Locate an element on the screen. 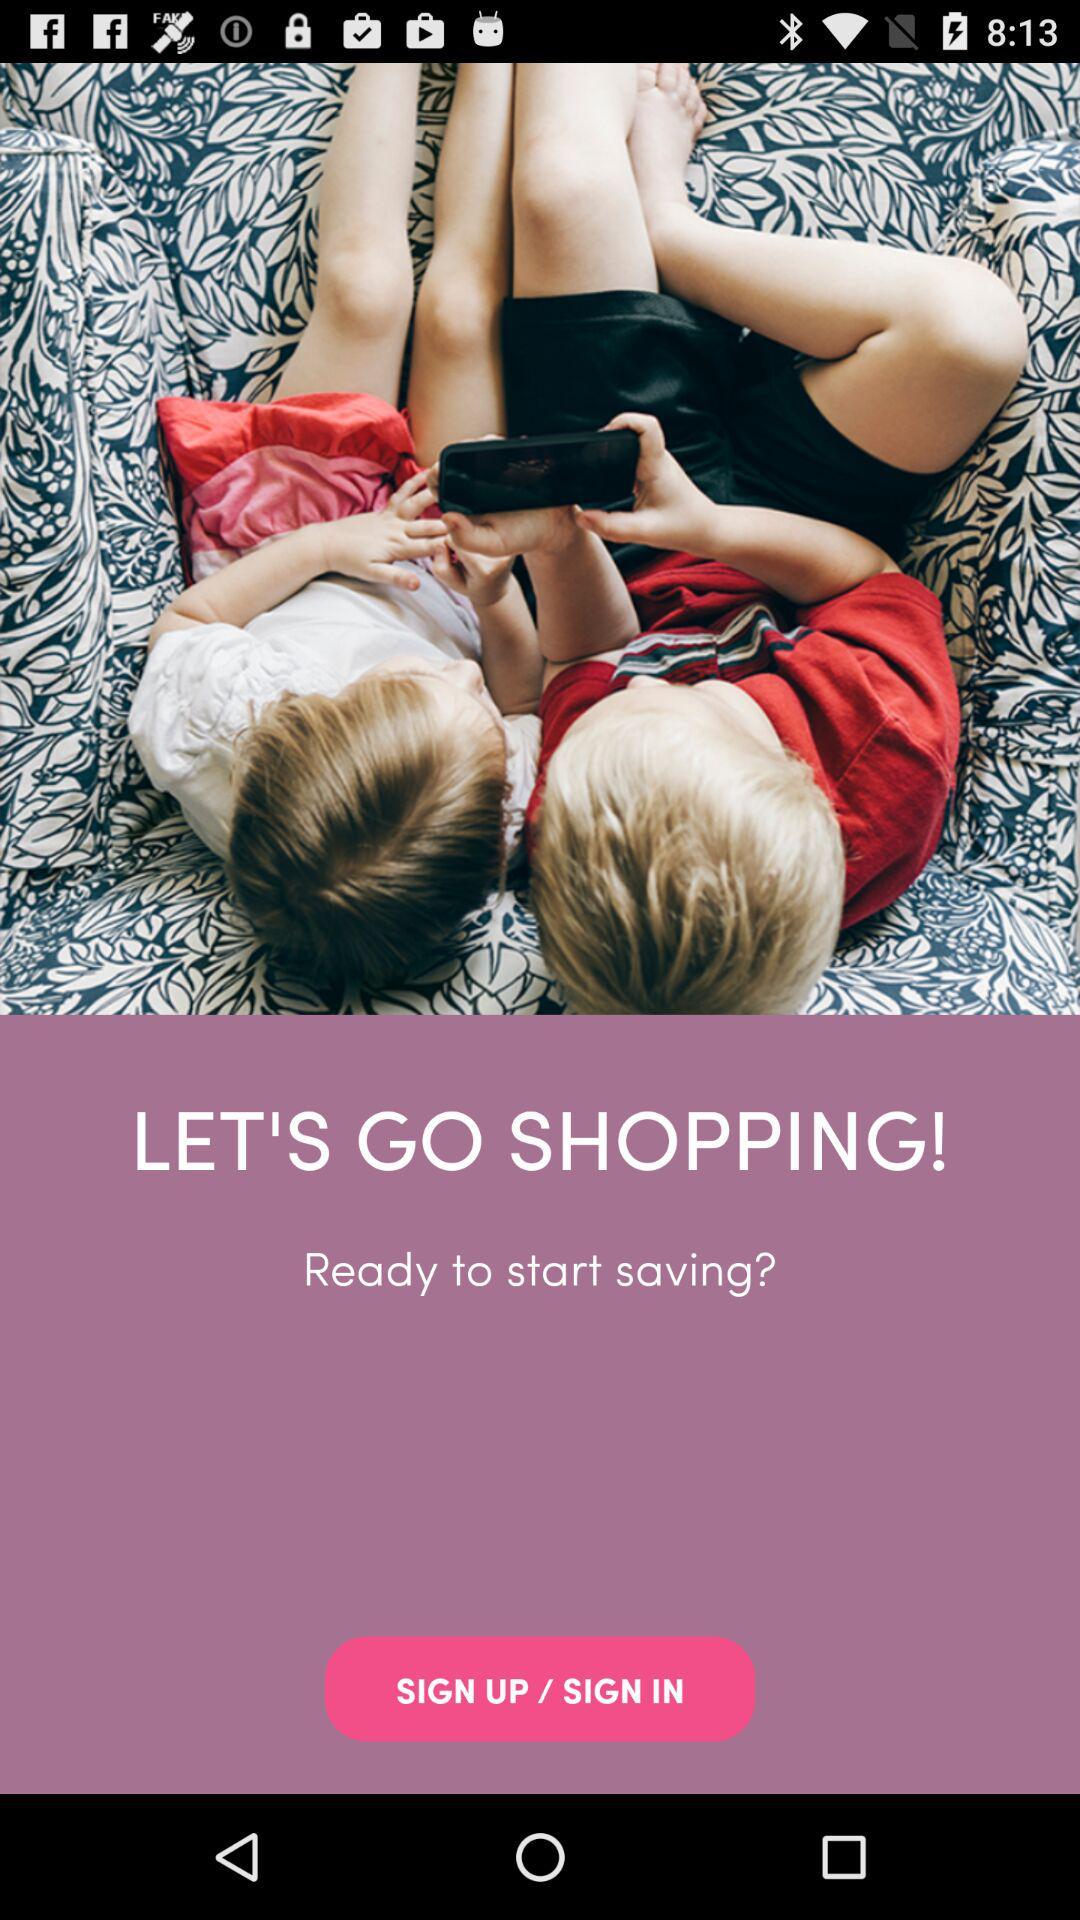  sign up sign icon is located at coordinates (540, 1688).